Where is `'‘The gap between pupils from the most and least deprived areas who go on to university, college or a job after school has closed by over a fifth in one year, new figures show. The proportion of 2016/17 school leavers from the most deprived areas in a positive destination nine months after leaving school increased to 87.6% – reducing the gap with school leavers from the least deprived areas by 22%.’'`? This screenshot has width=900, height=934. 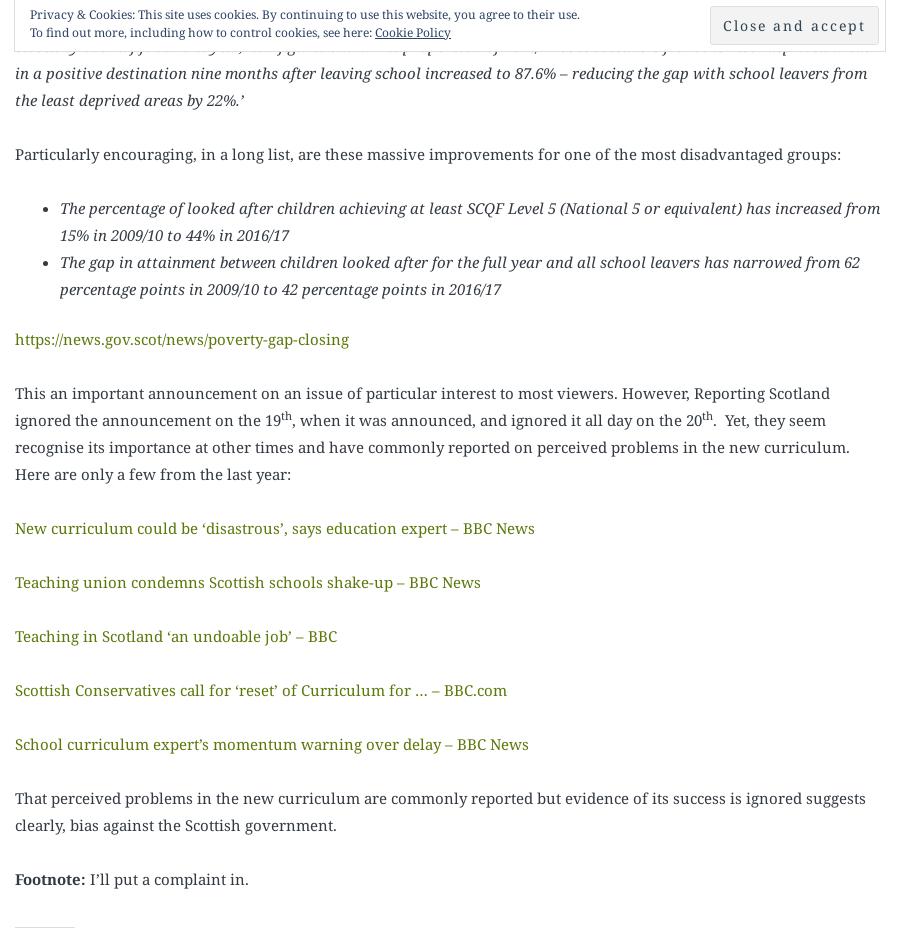
'‘The gap between pupils from the most and least deprived areas who go on to university, college or a job after school has closed by over a fifth in one year, new figures show. The proportion of 2016/17 school leavers from the most deprived areas in a positive destination nine months after leaving school increased to 87.6% – reducing the gap with school leavers from the least deprived areas by 22%.’' is located at coordinates (14, 59).